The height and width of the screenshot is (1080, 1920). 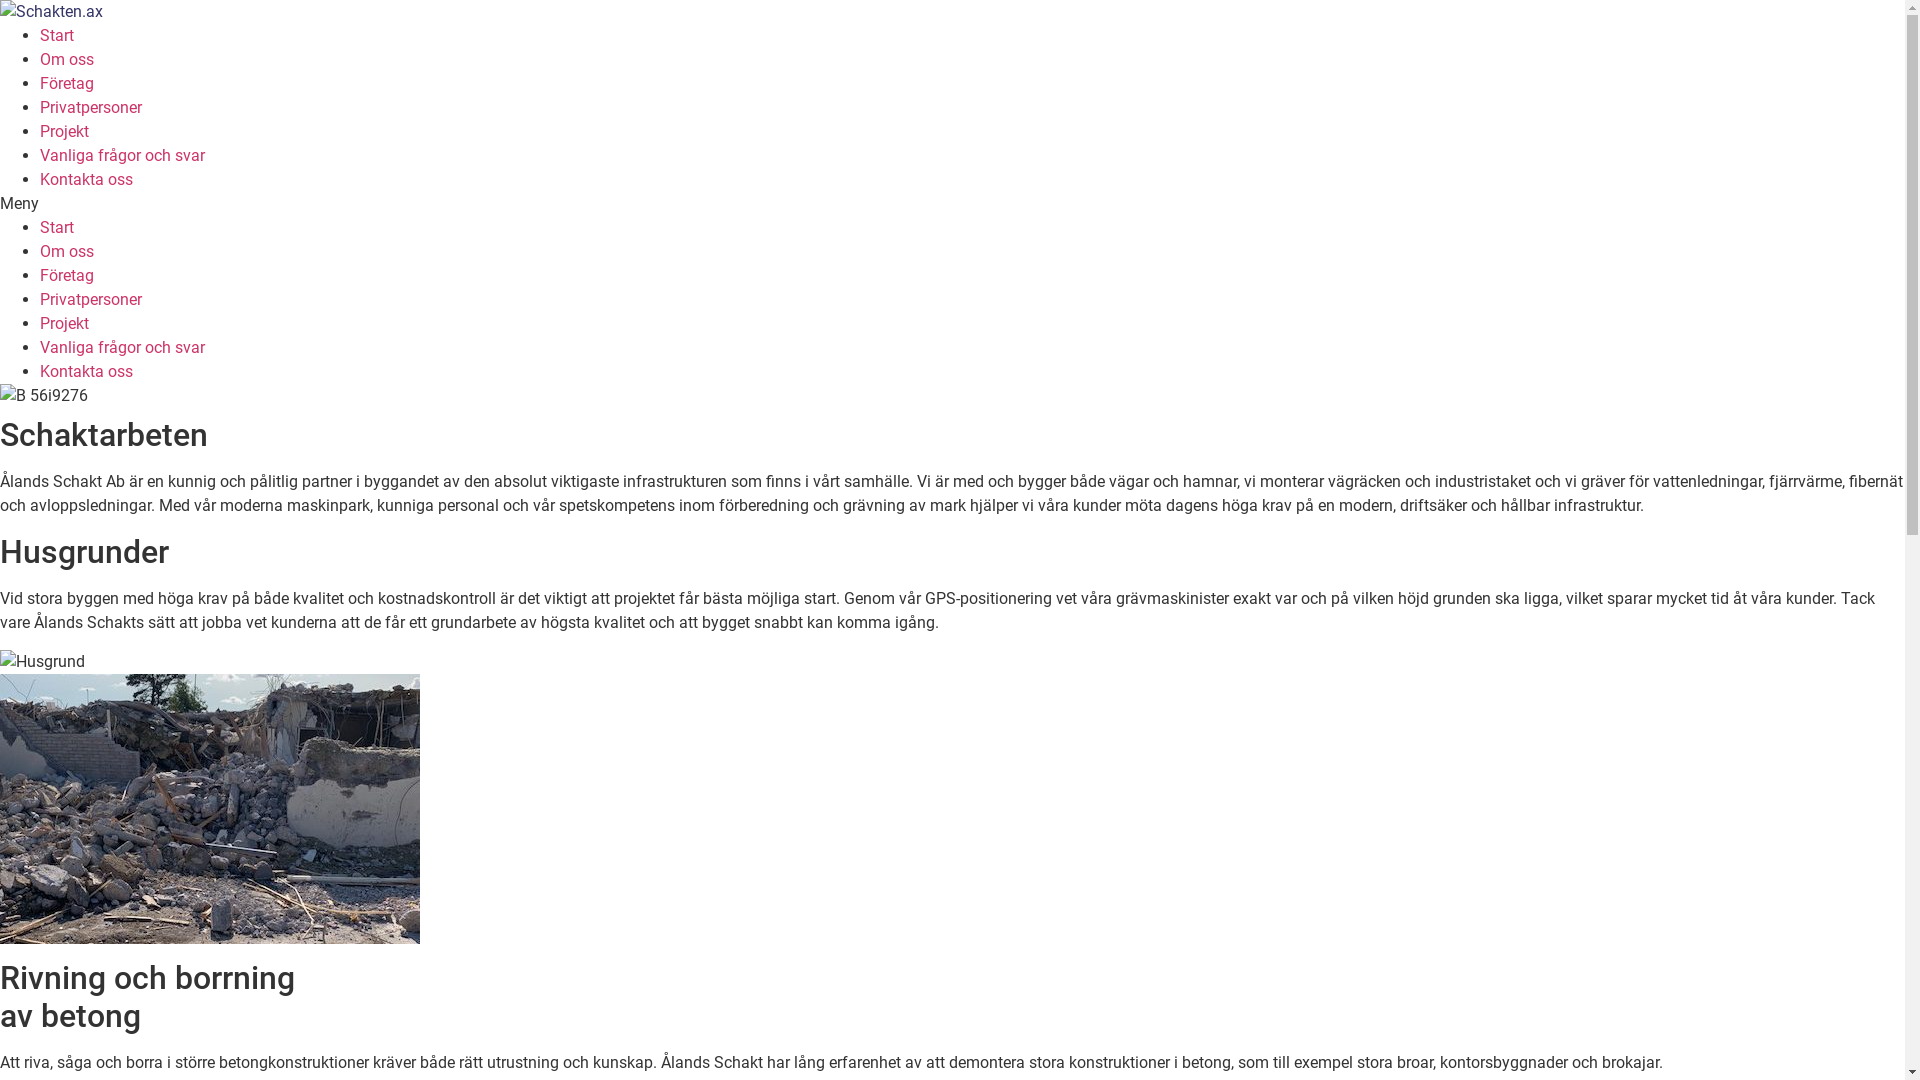 What do you see at coordinates (90, 299) in the screenshot?
I see `'Privatpersoner'` at bounding box center [90, 299].